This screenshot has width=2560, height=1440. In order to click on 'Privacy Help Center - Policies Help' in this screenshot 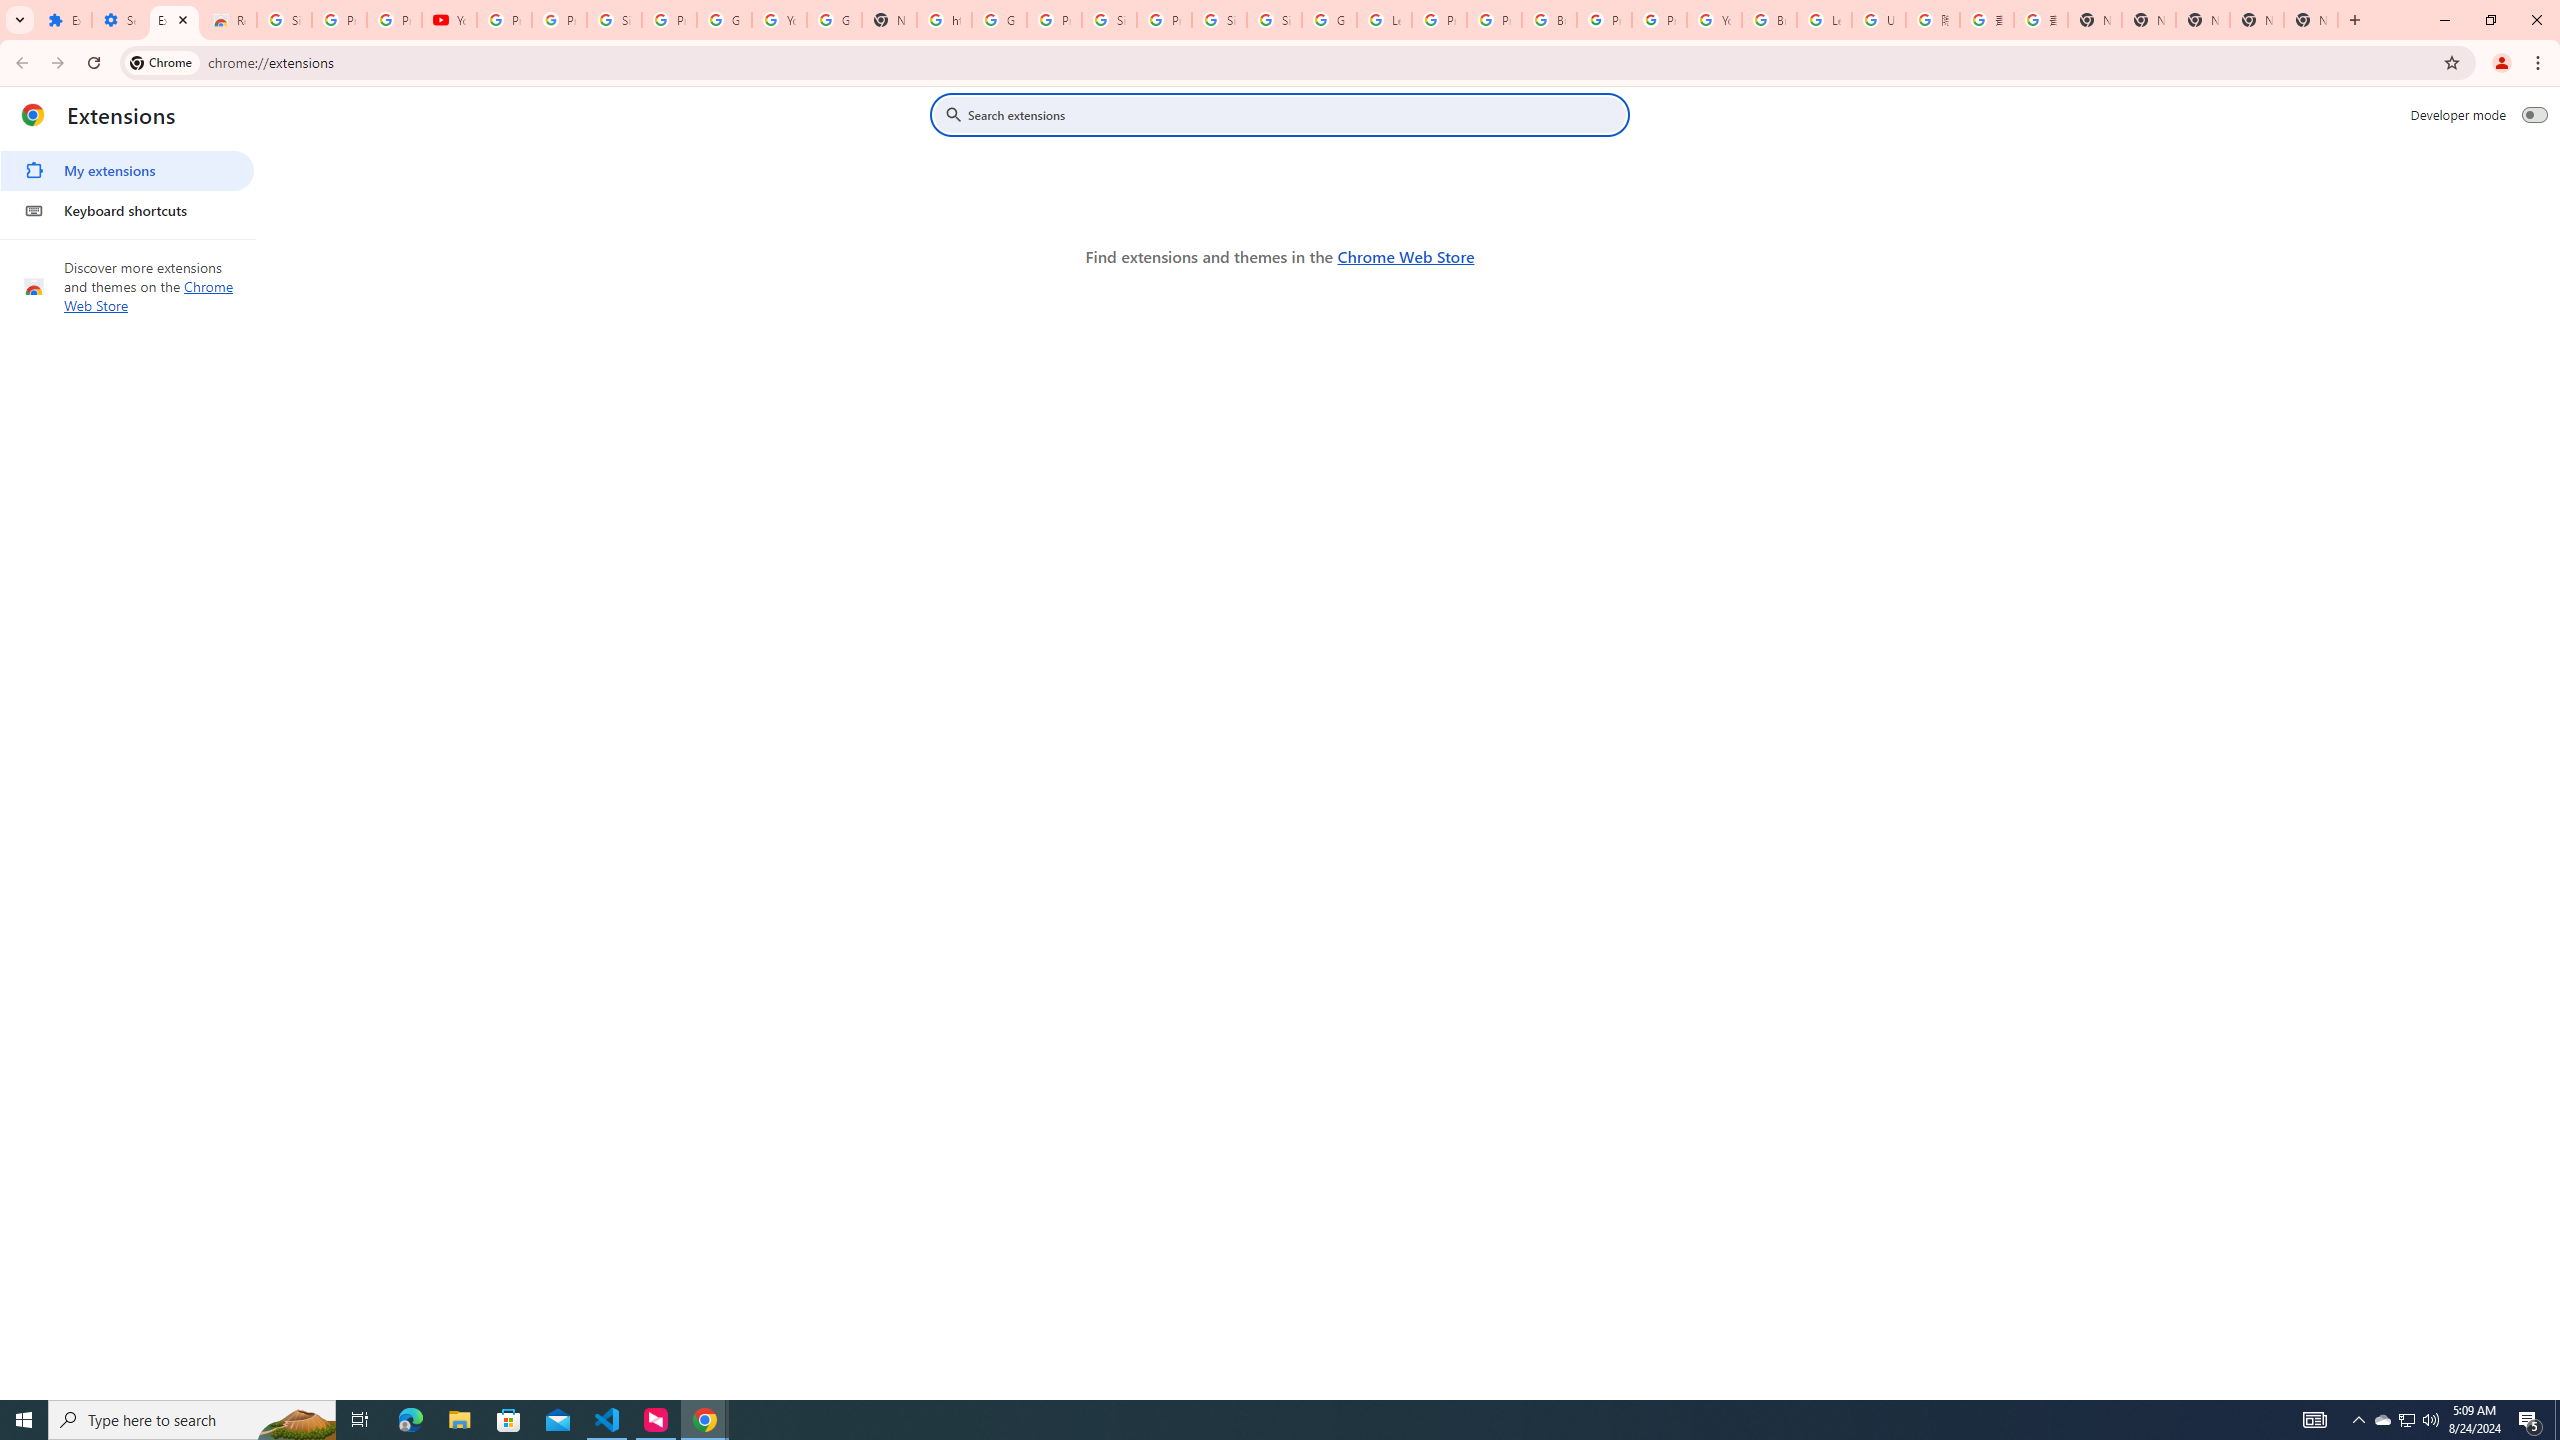, I will do `click(1439, 19)`.